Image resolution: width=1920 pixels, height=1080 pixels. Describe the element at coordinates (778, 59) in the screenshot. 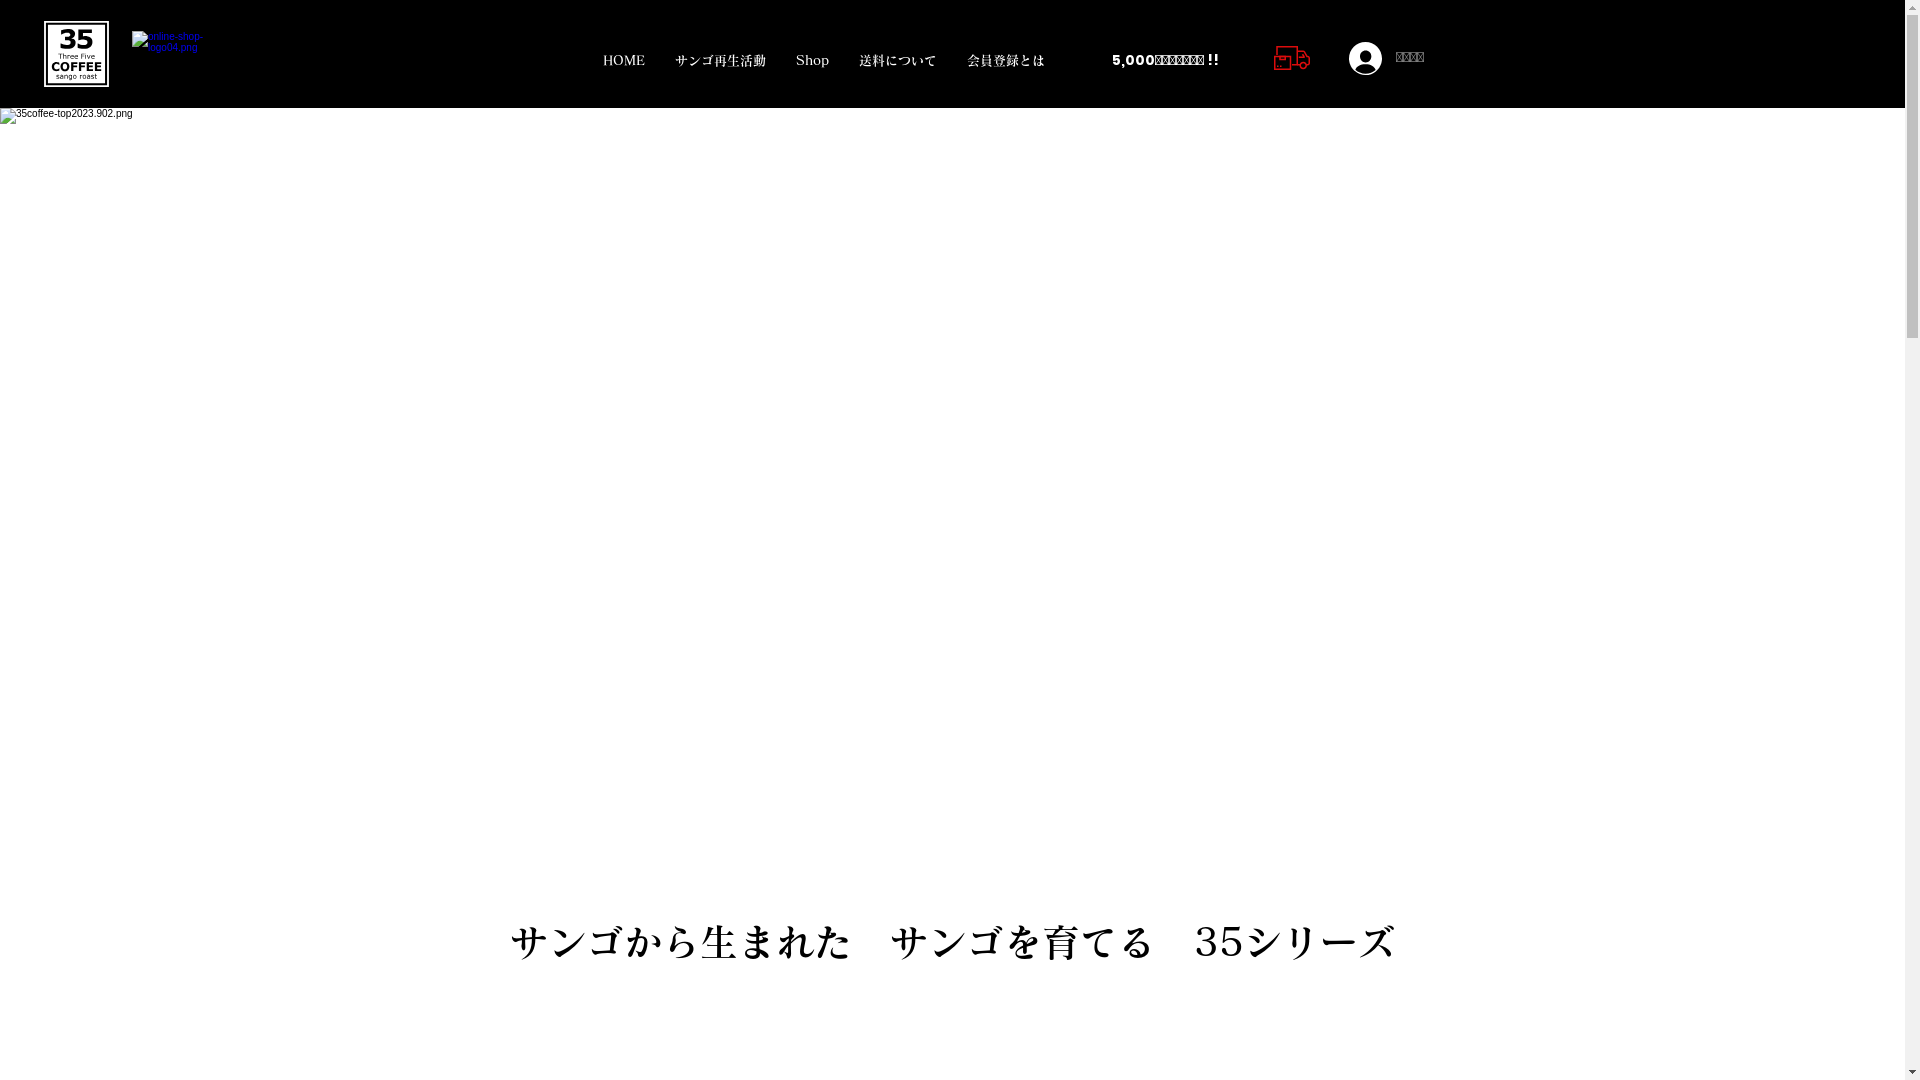

I see `'Shop'` at that location.